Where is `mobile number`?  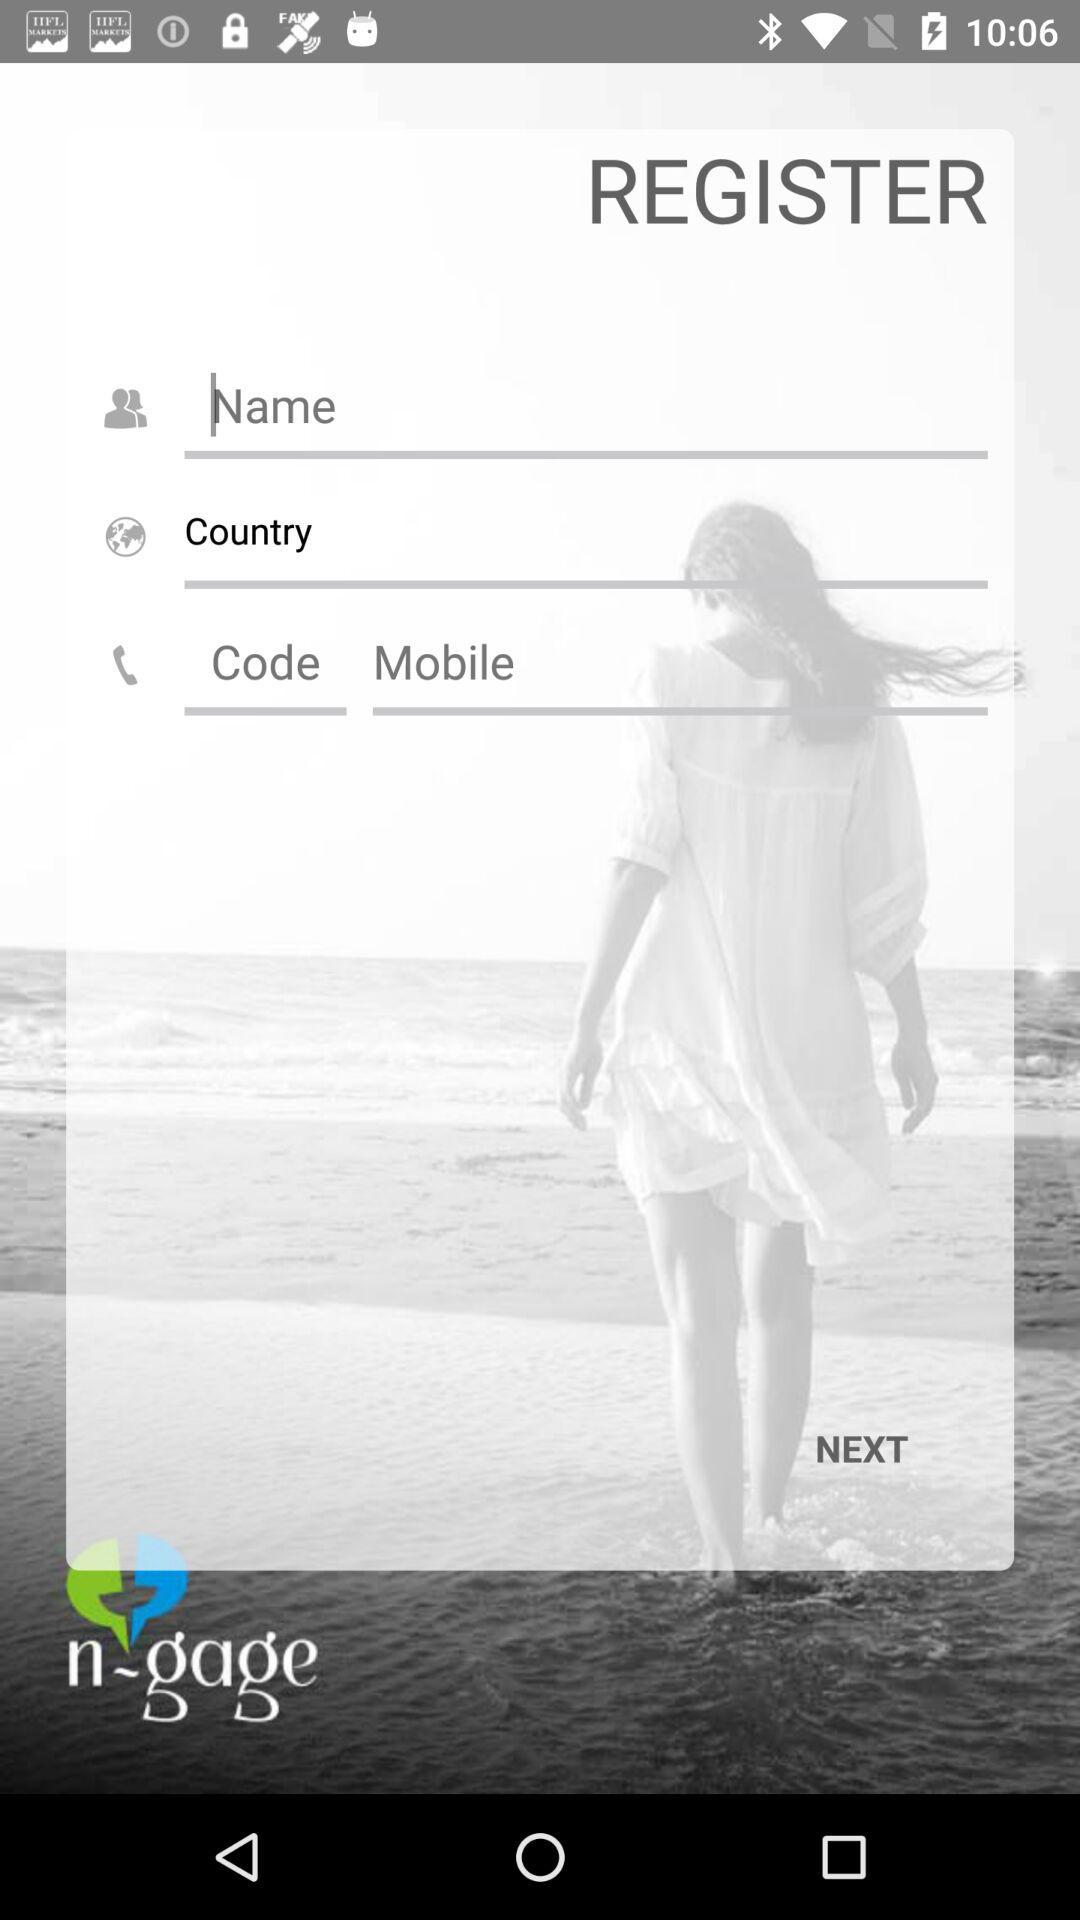 mobile number is located at coordinates (679, 661).